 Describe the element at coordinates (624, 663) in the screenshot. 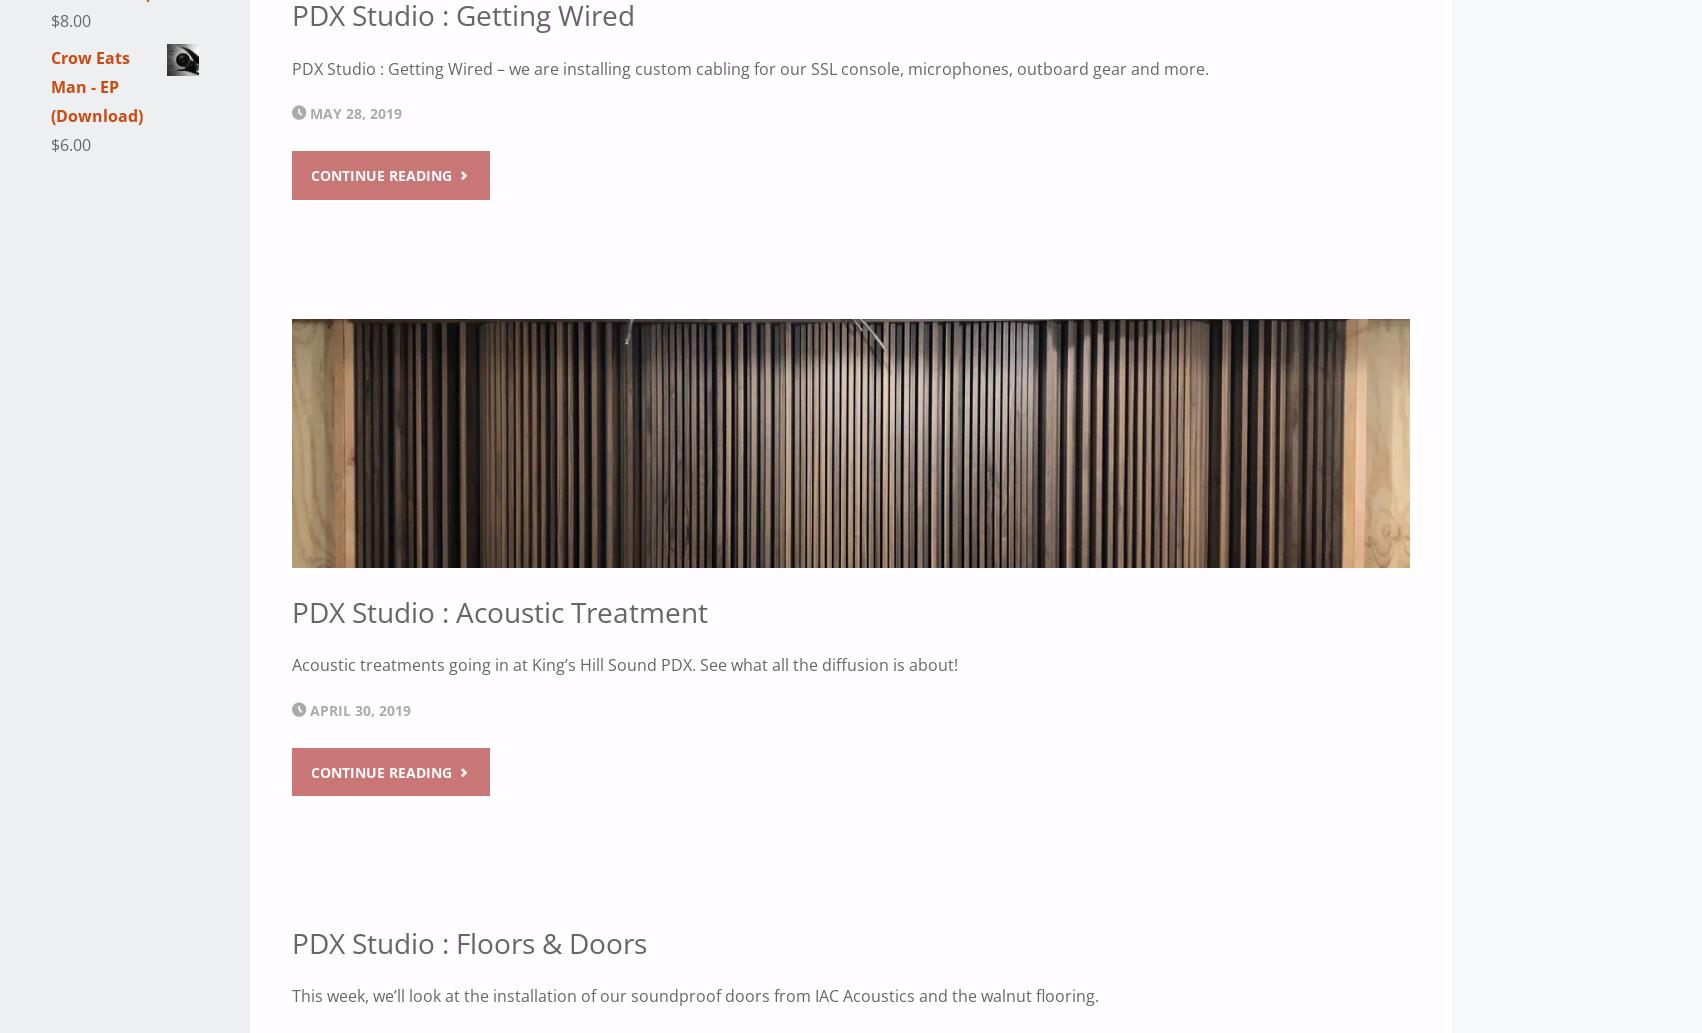

I see `'Acoustic treatments going in at King’s Hill Sound PDX.  See what all the diffusion is about!'` at that location.